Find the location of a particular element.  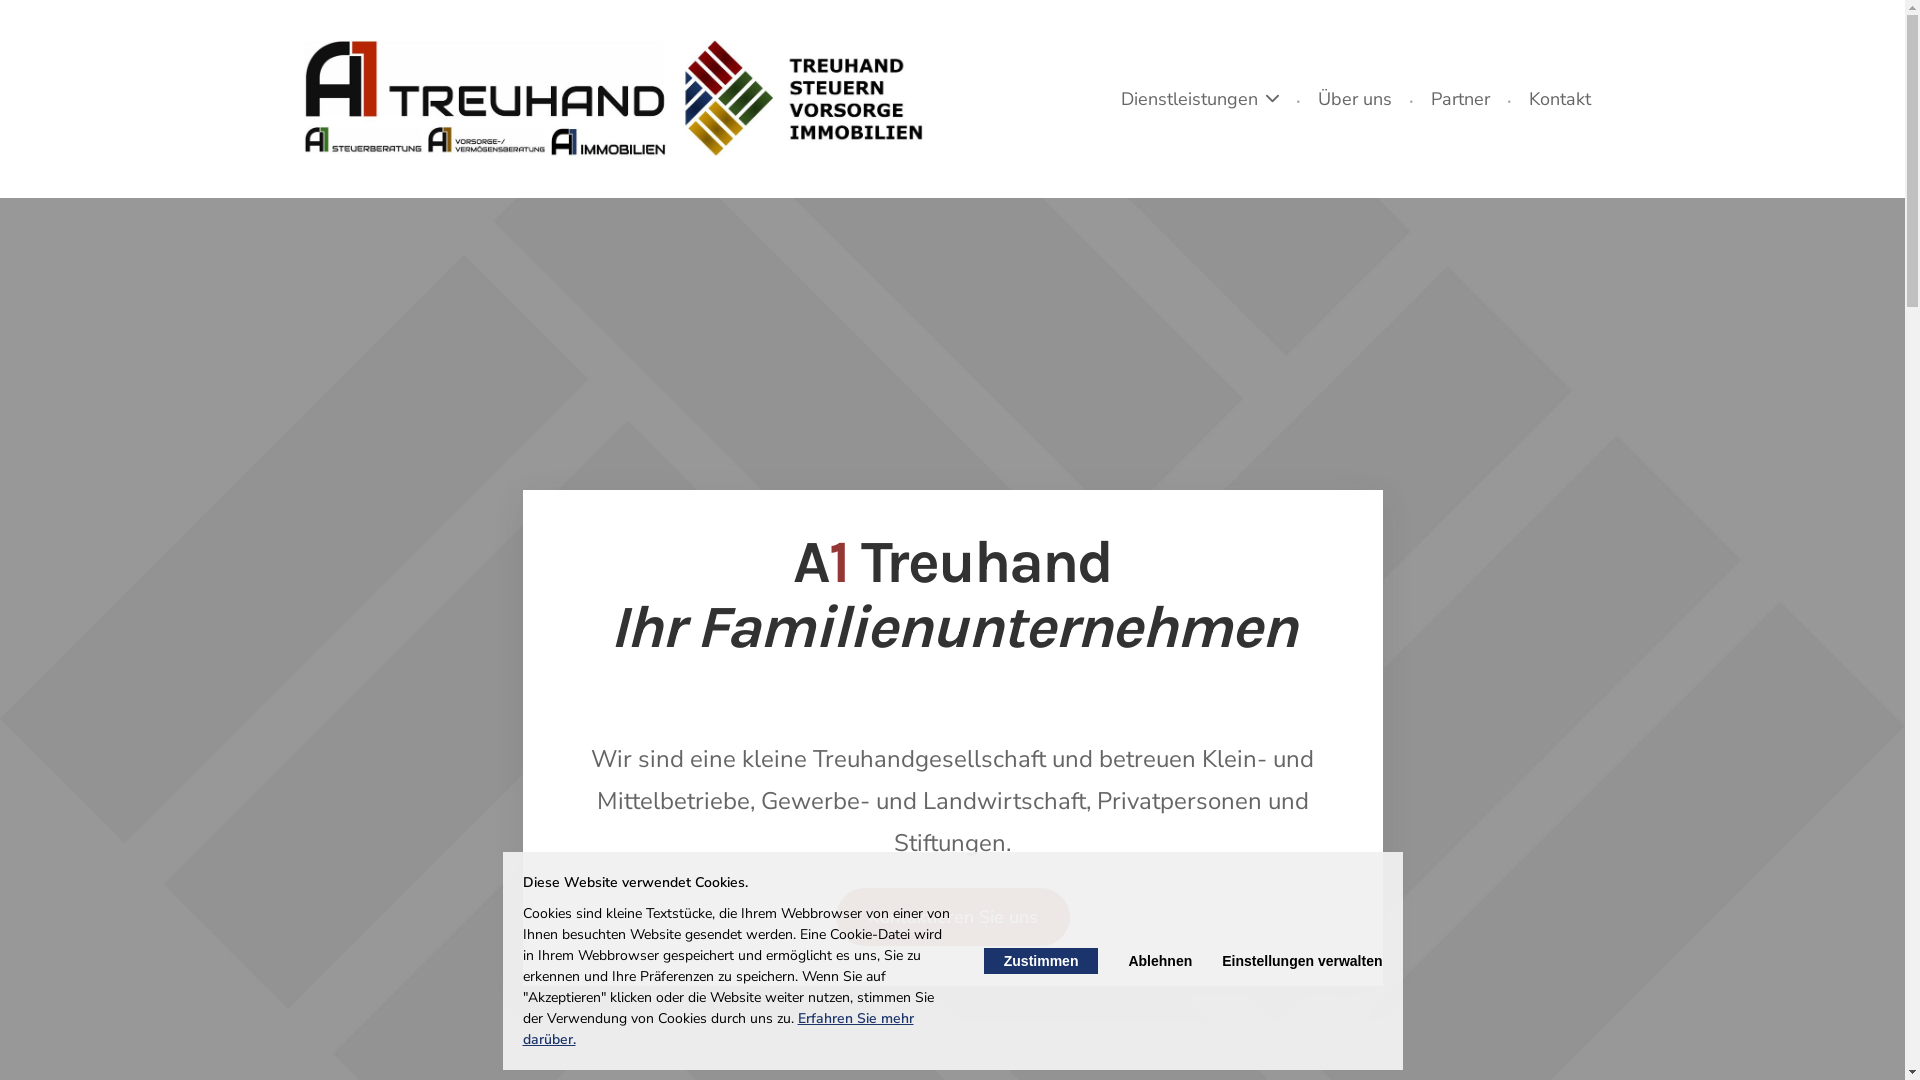

'Zustimmen' is located at coordinates (1040, 959).